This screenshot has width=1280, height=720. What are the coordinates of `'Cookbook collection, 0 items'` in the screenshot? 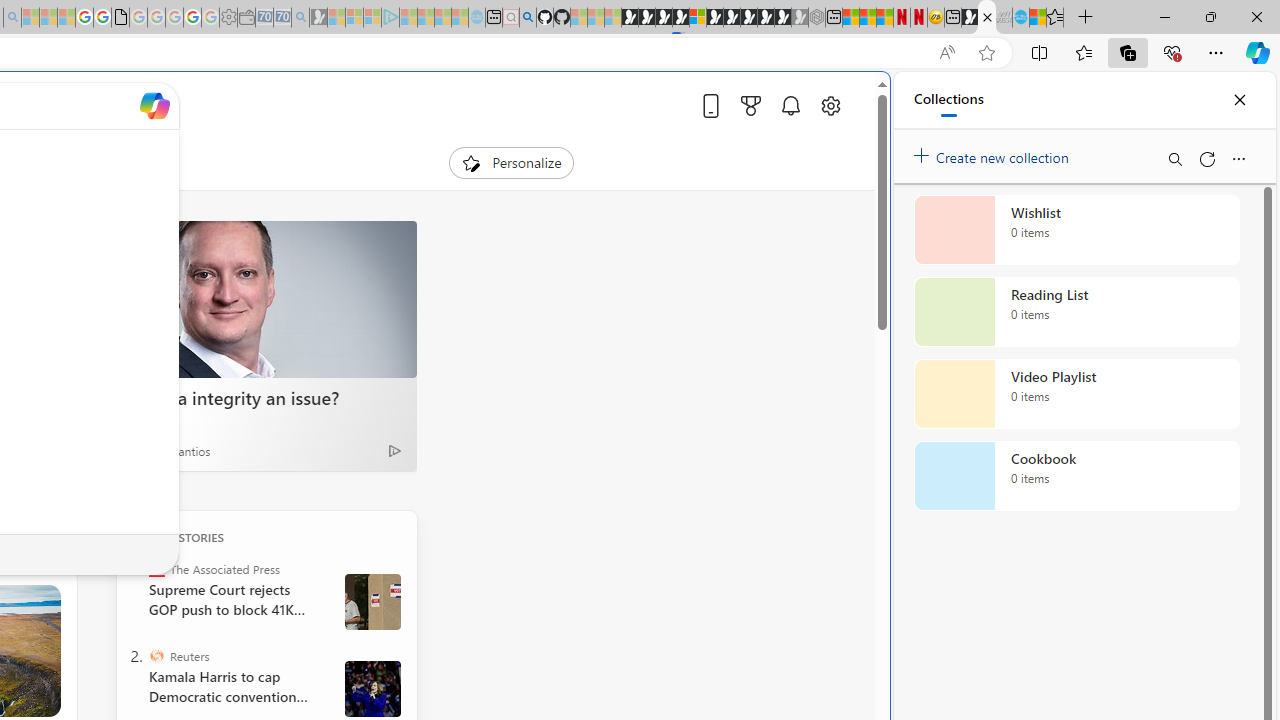 It's located at (1076, 475).